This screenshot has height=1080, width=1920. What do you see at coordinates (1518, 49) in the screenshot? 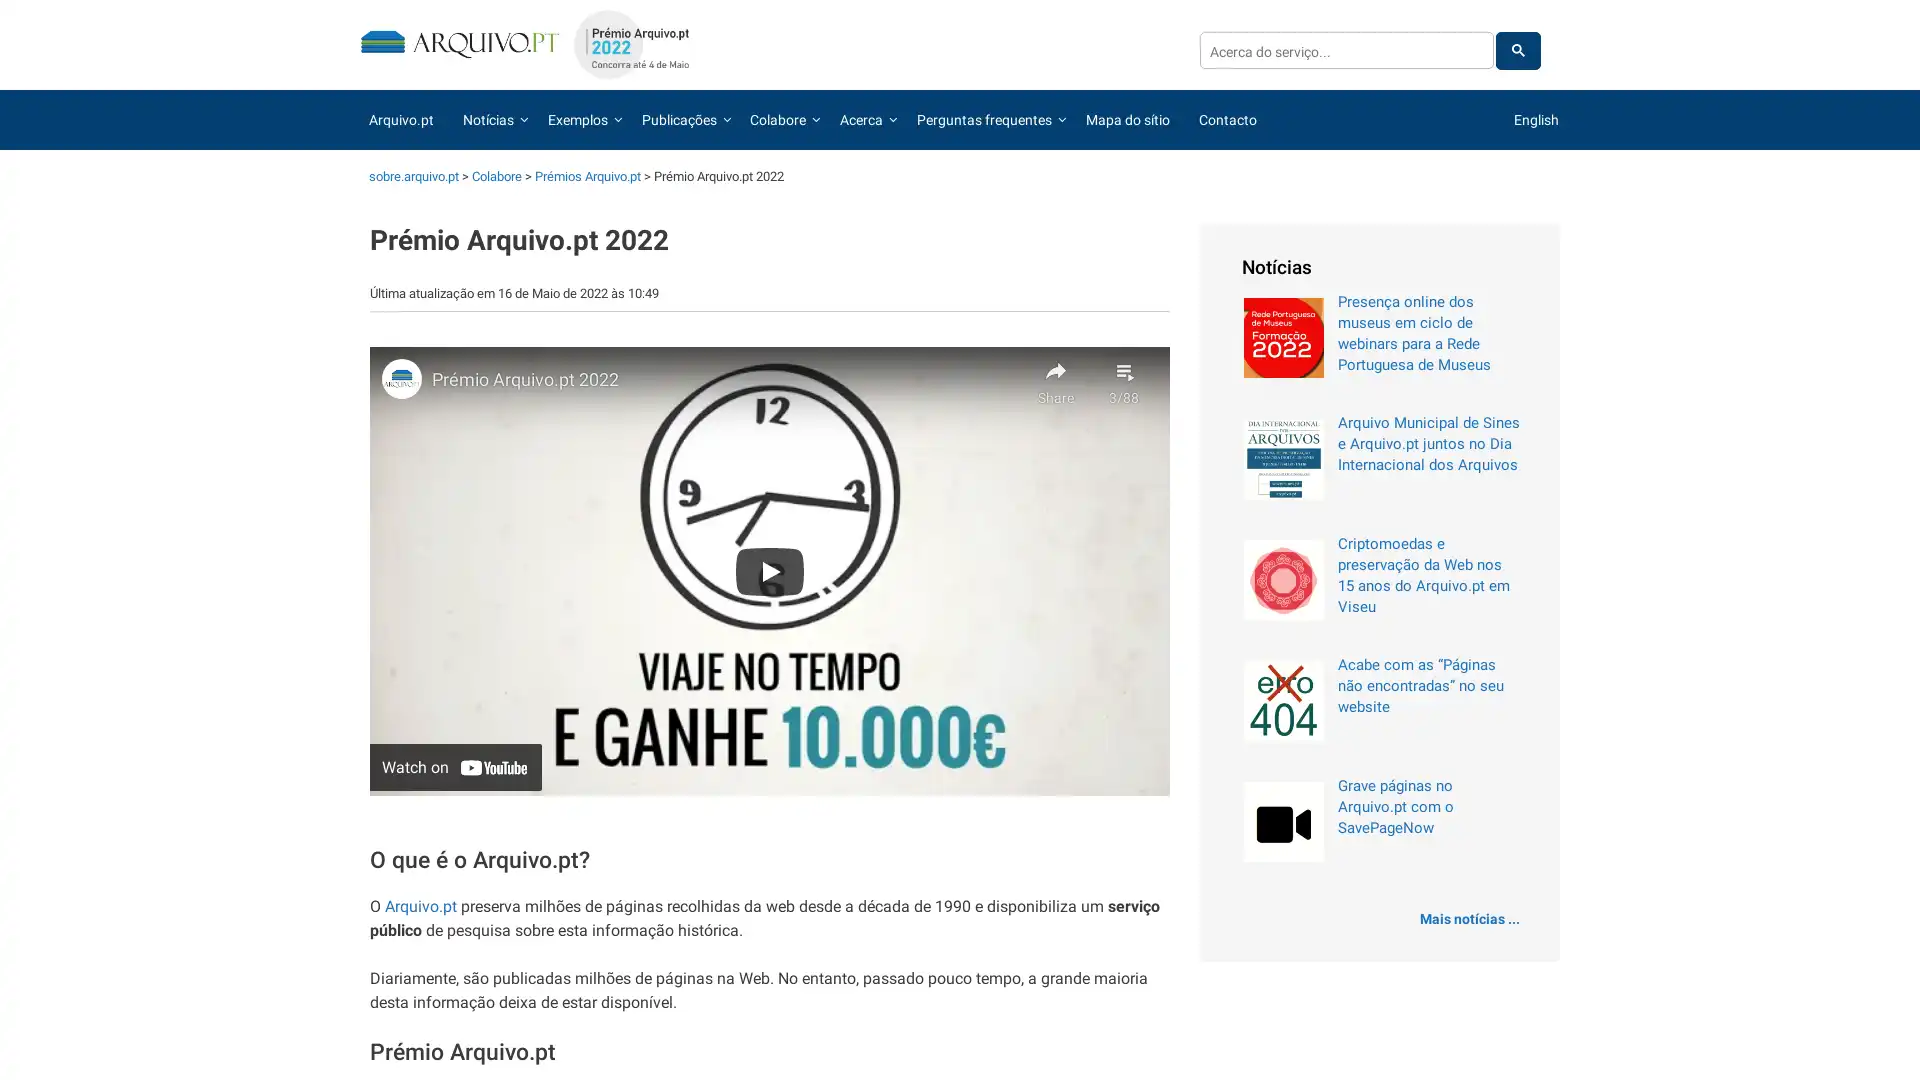
I see `pesquisar` at bounding box center [1518, 49].